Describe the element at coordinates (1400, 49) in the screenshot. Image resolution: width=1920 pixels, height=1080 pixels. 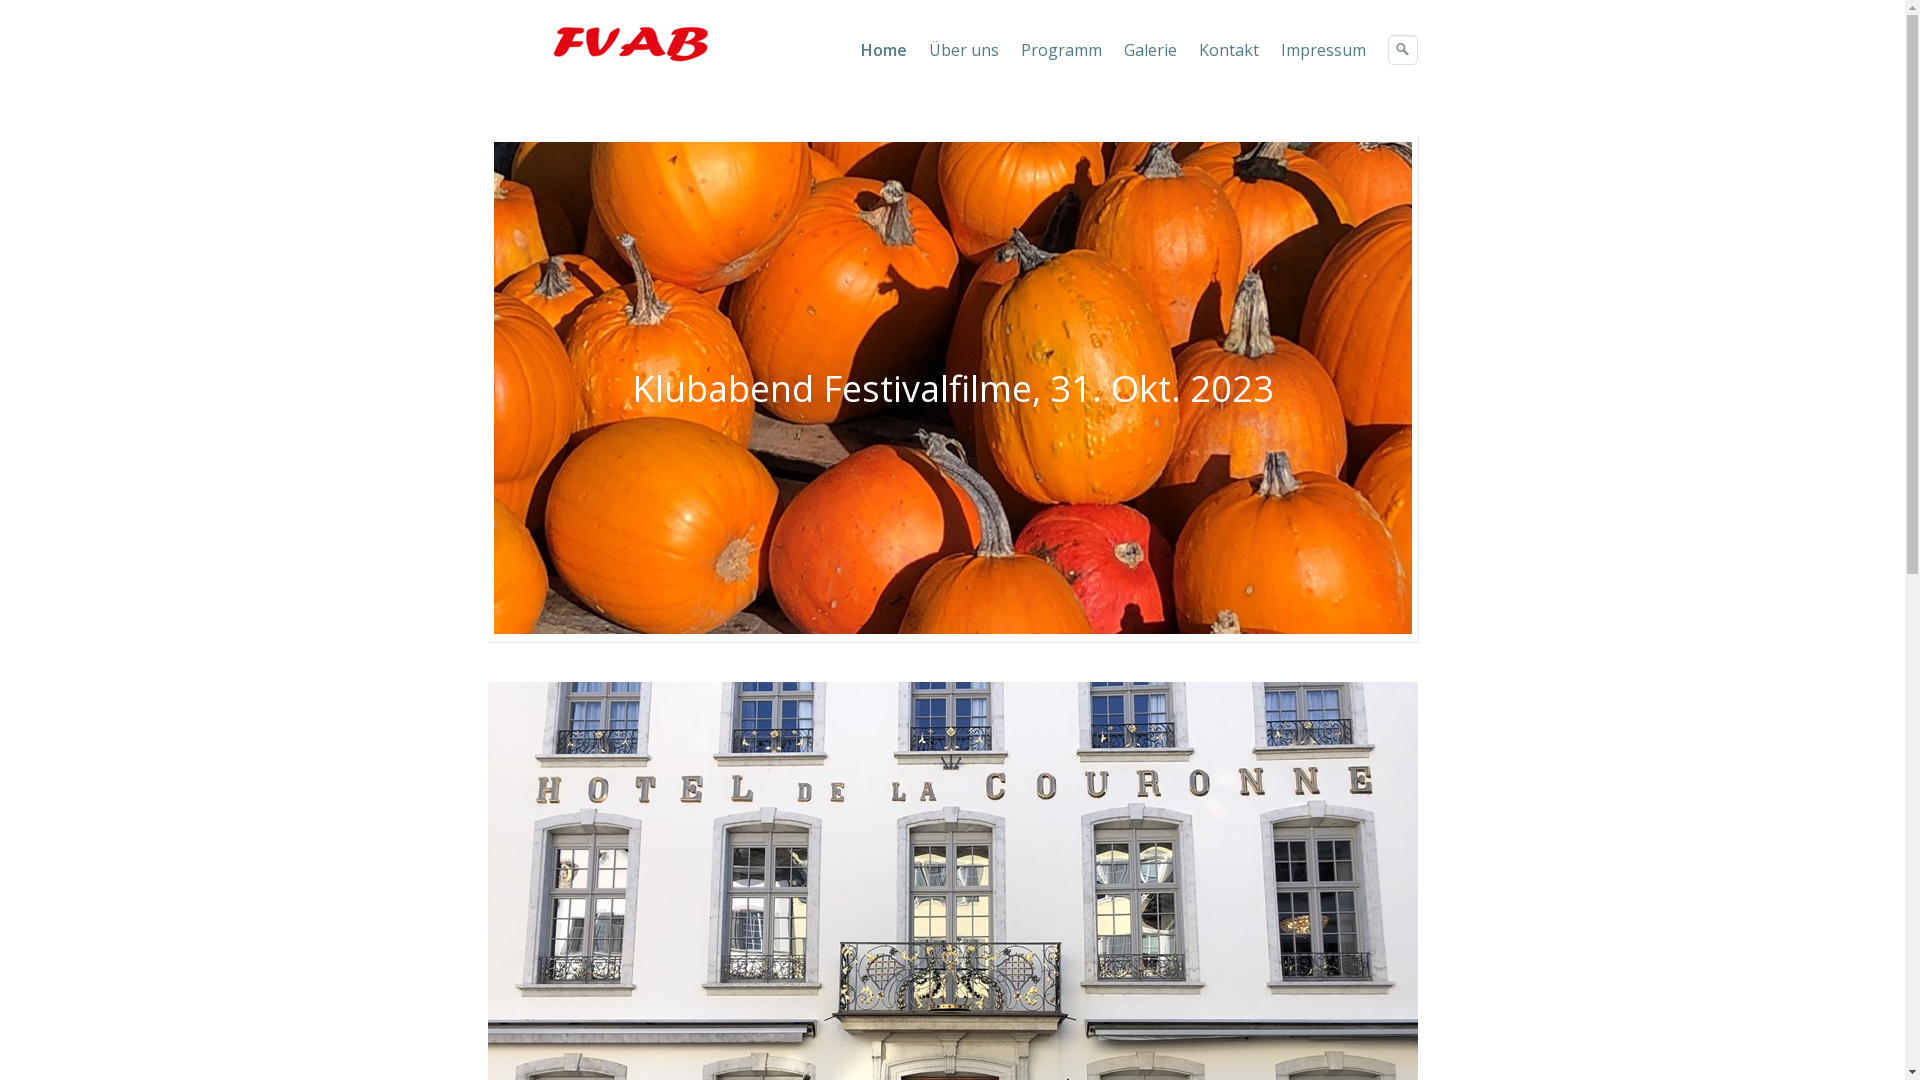
I see `'Suchen'` at that location.